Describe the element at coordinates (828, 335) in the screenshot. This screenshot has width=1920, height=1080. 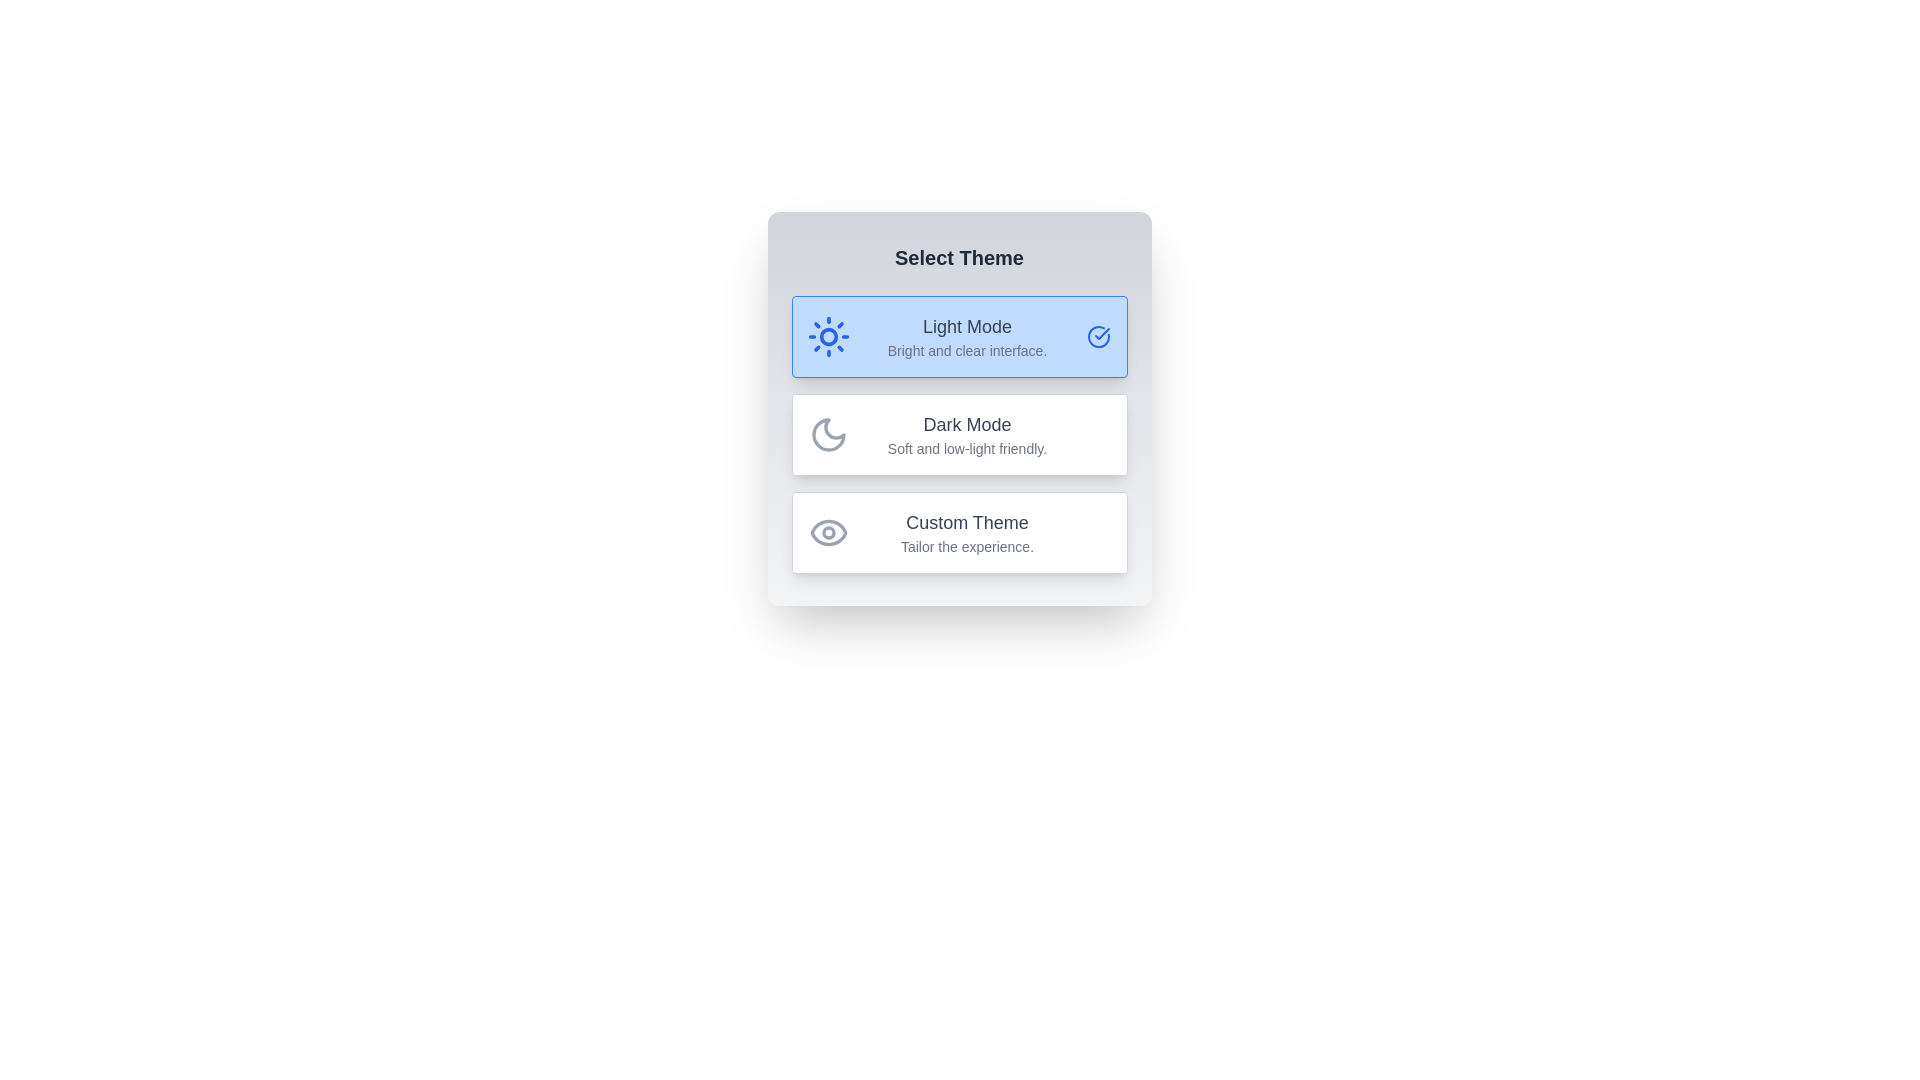
I see `the 'Light Mode' theme icon, which is the leftmost icon in the selection panel and visually represents the 'Light Mode' theme` at that location.